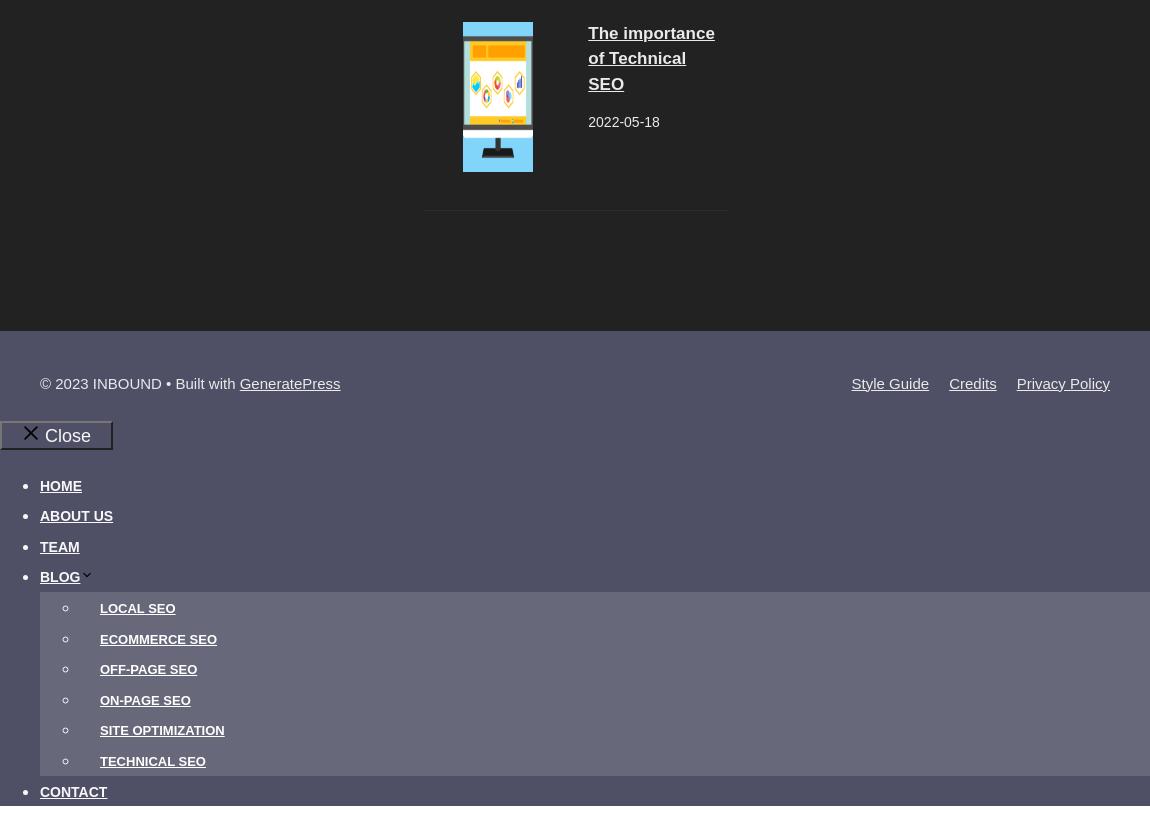 The width and height of the screenshot is (1150, 823). I want to click on '2022-05-18', so click(622, 121).